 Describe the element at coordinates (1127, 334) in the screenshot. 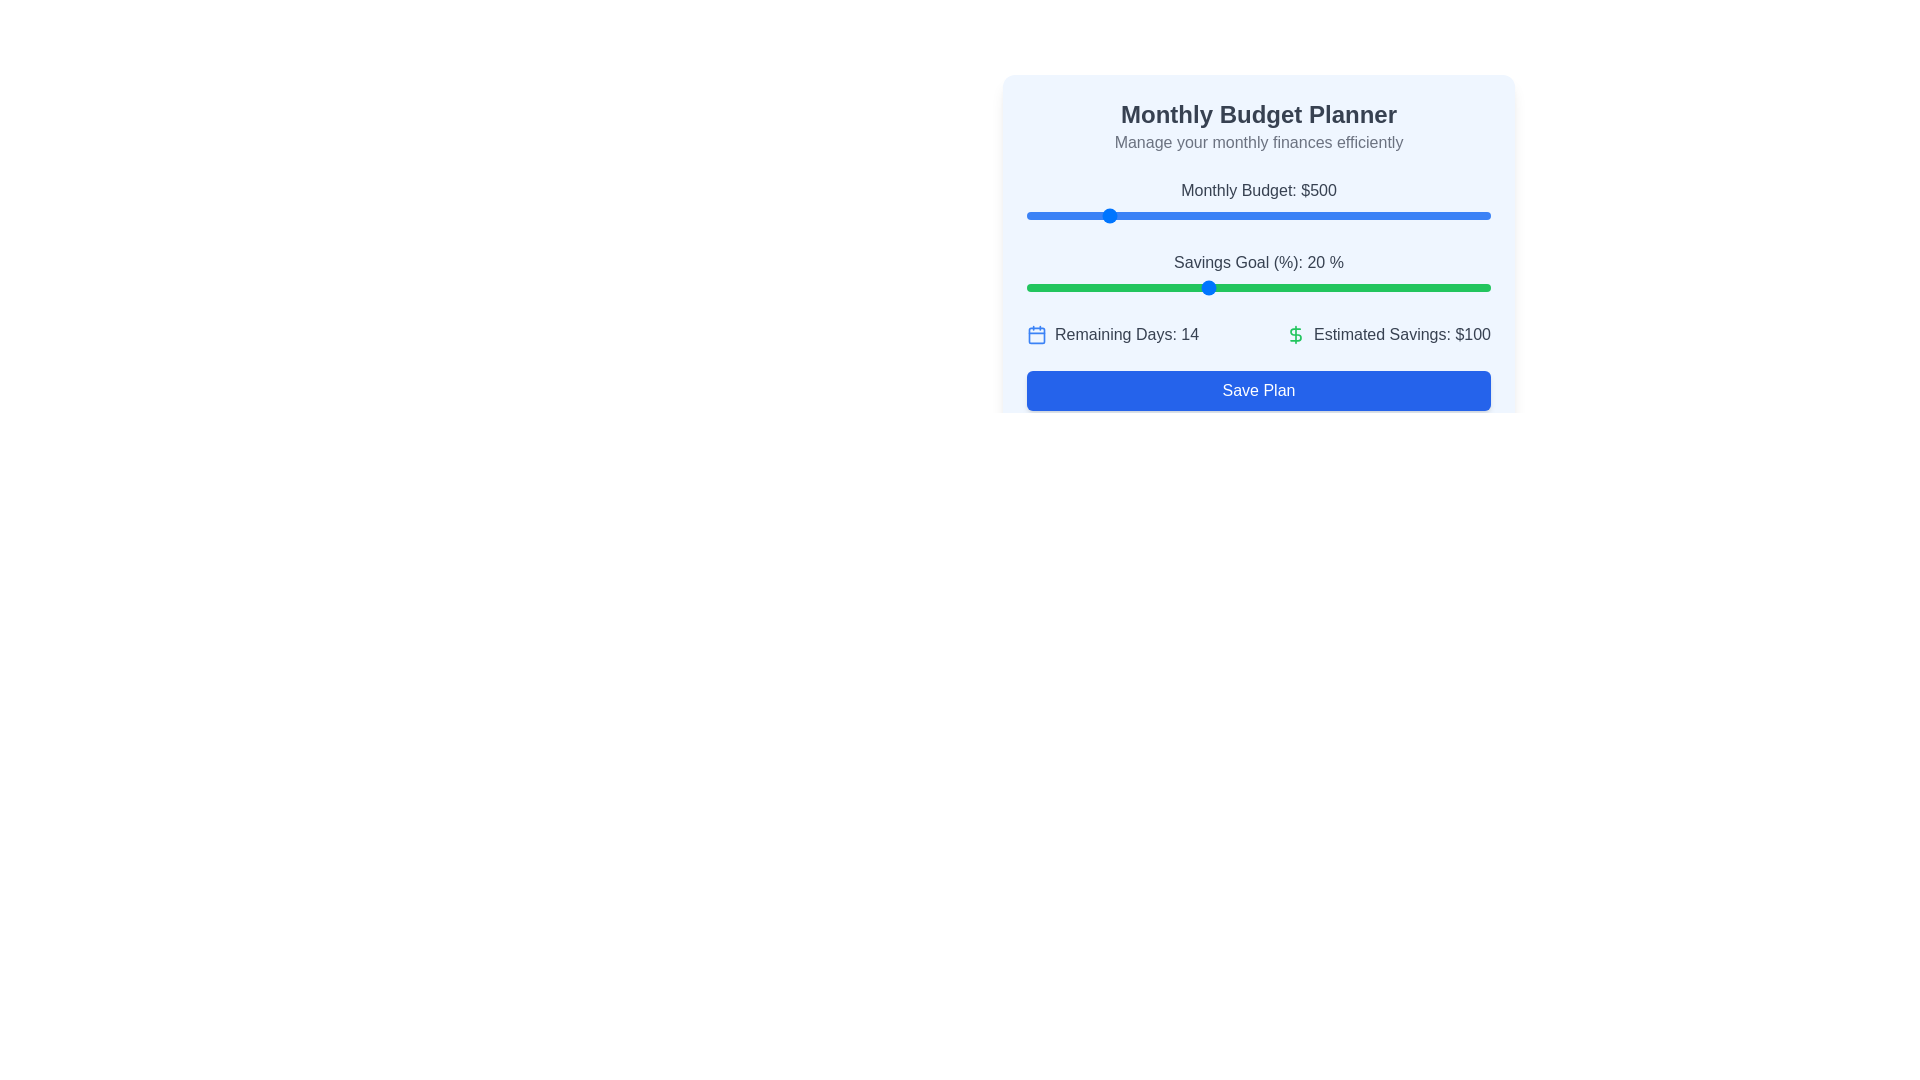

I see `the text label displaying the number of days remaining for a certain event in the budget planner interface, located to the right of the blue calendar icon` at that location.